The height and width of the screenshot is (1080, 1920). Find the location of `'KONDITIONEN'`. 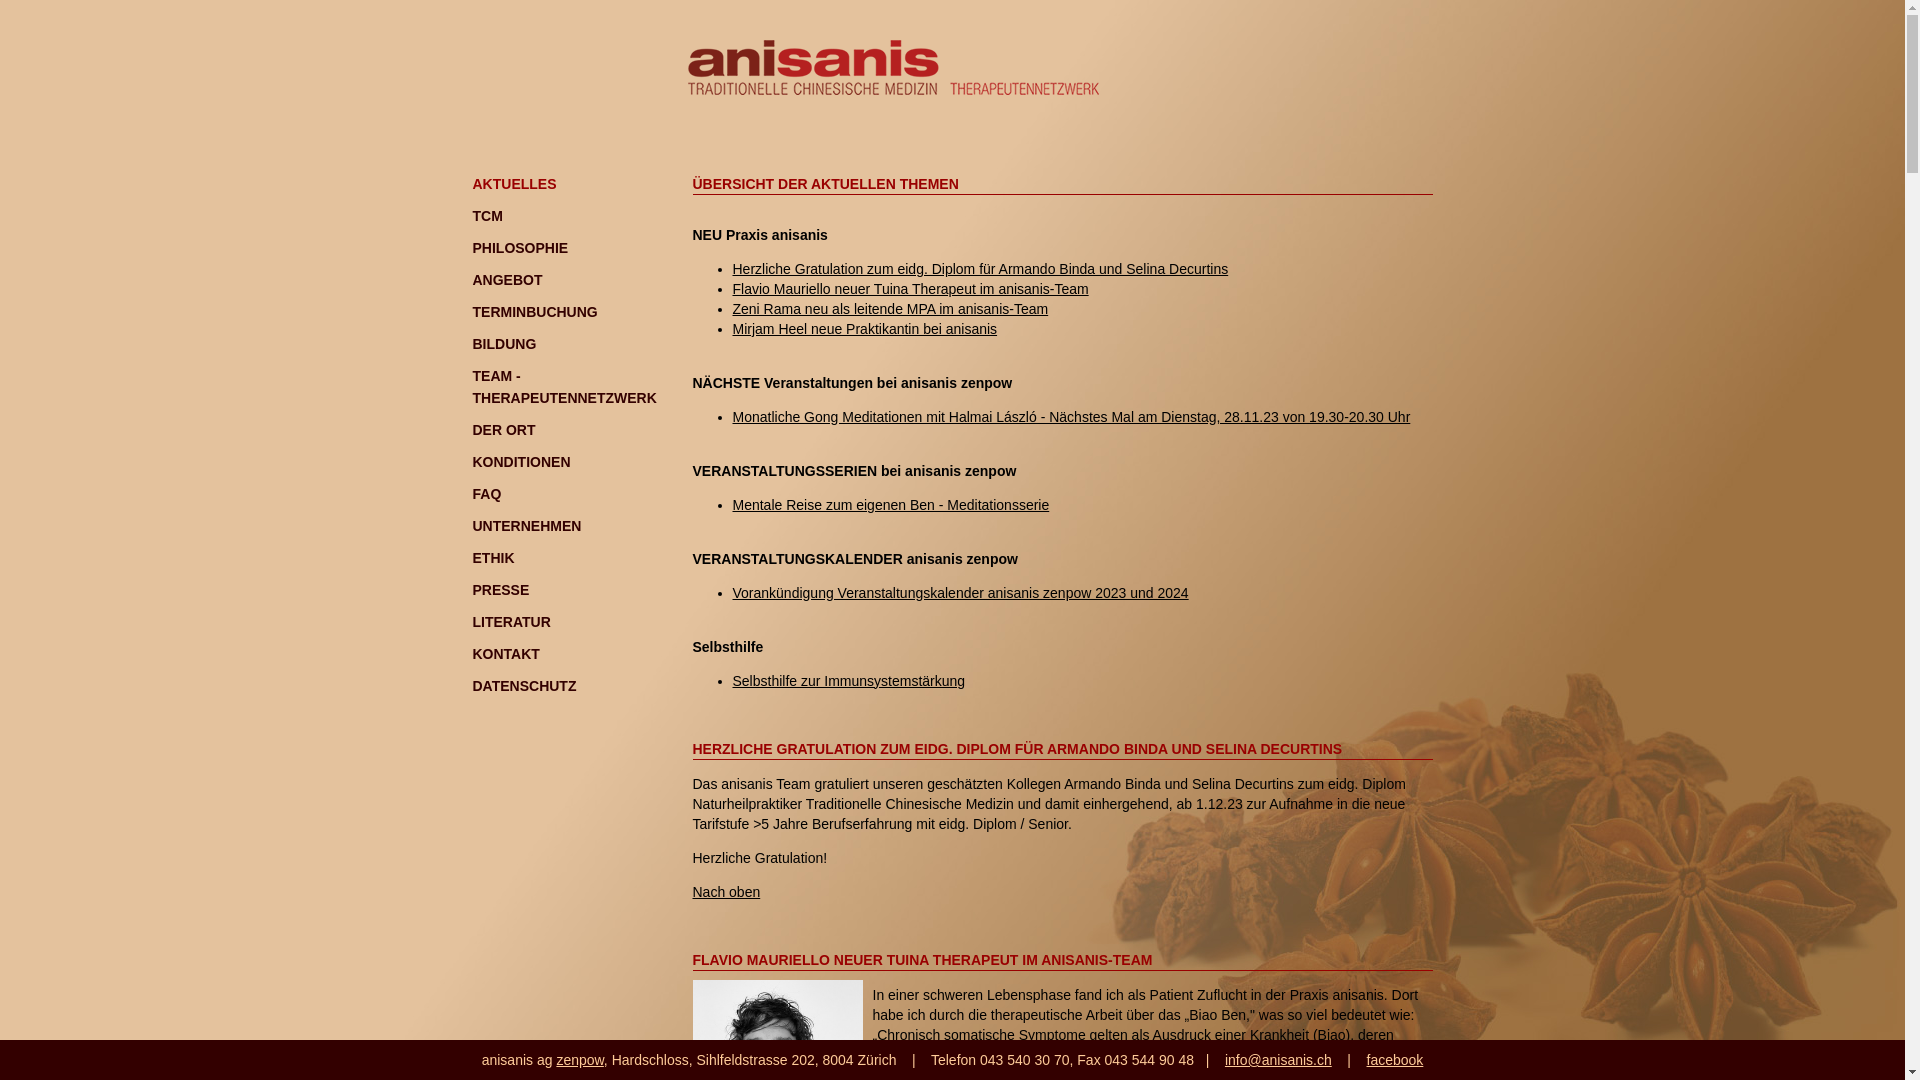

'KONDITIONEN' is located at coordinates (521, 462).